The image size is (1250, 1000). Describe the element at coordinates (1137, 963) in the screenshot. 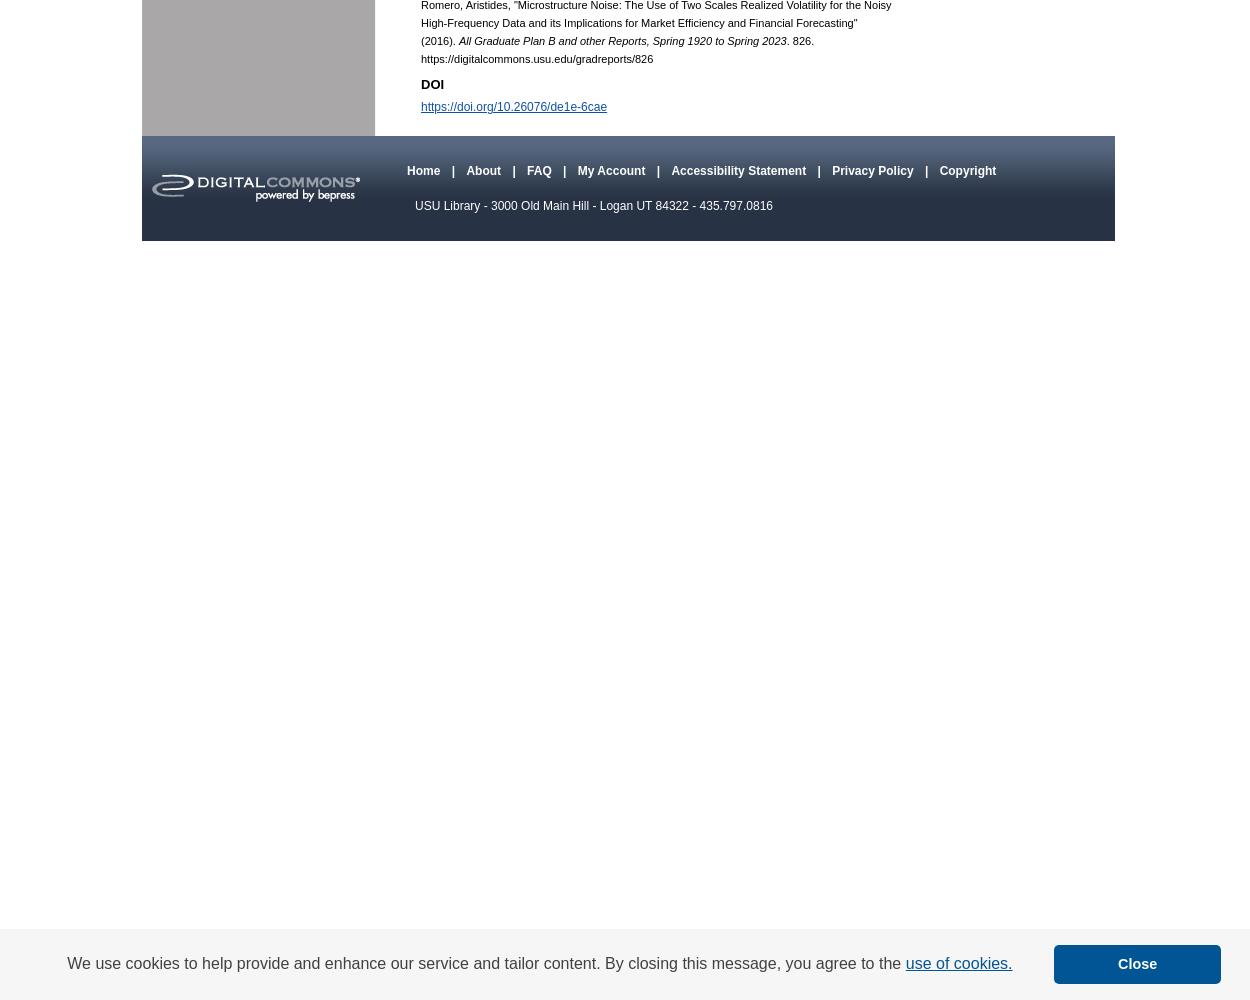

I see `'Close'` at that location.